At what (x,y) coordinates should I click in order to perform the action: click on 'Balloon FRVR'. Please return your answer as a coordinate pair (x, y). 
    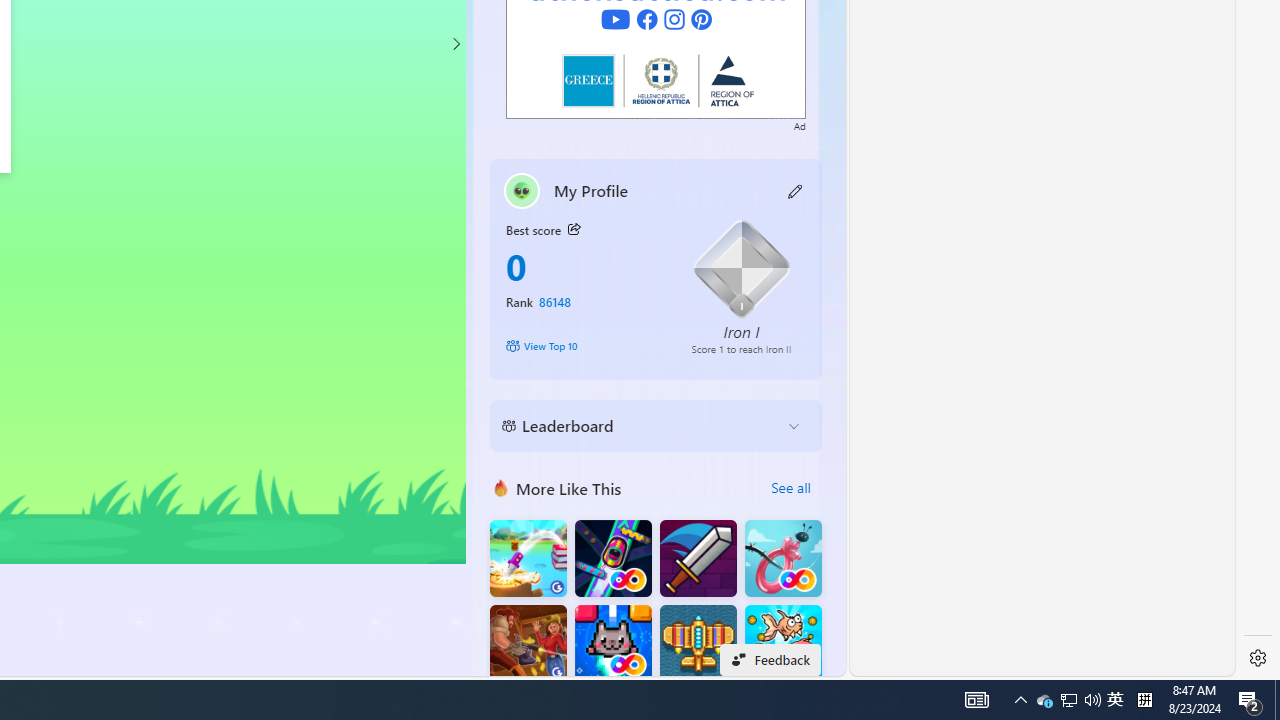
    Looking at the image, I should click on (782, 558).